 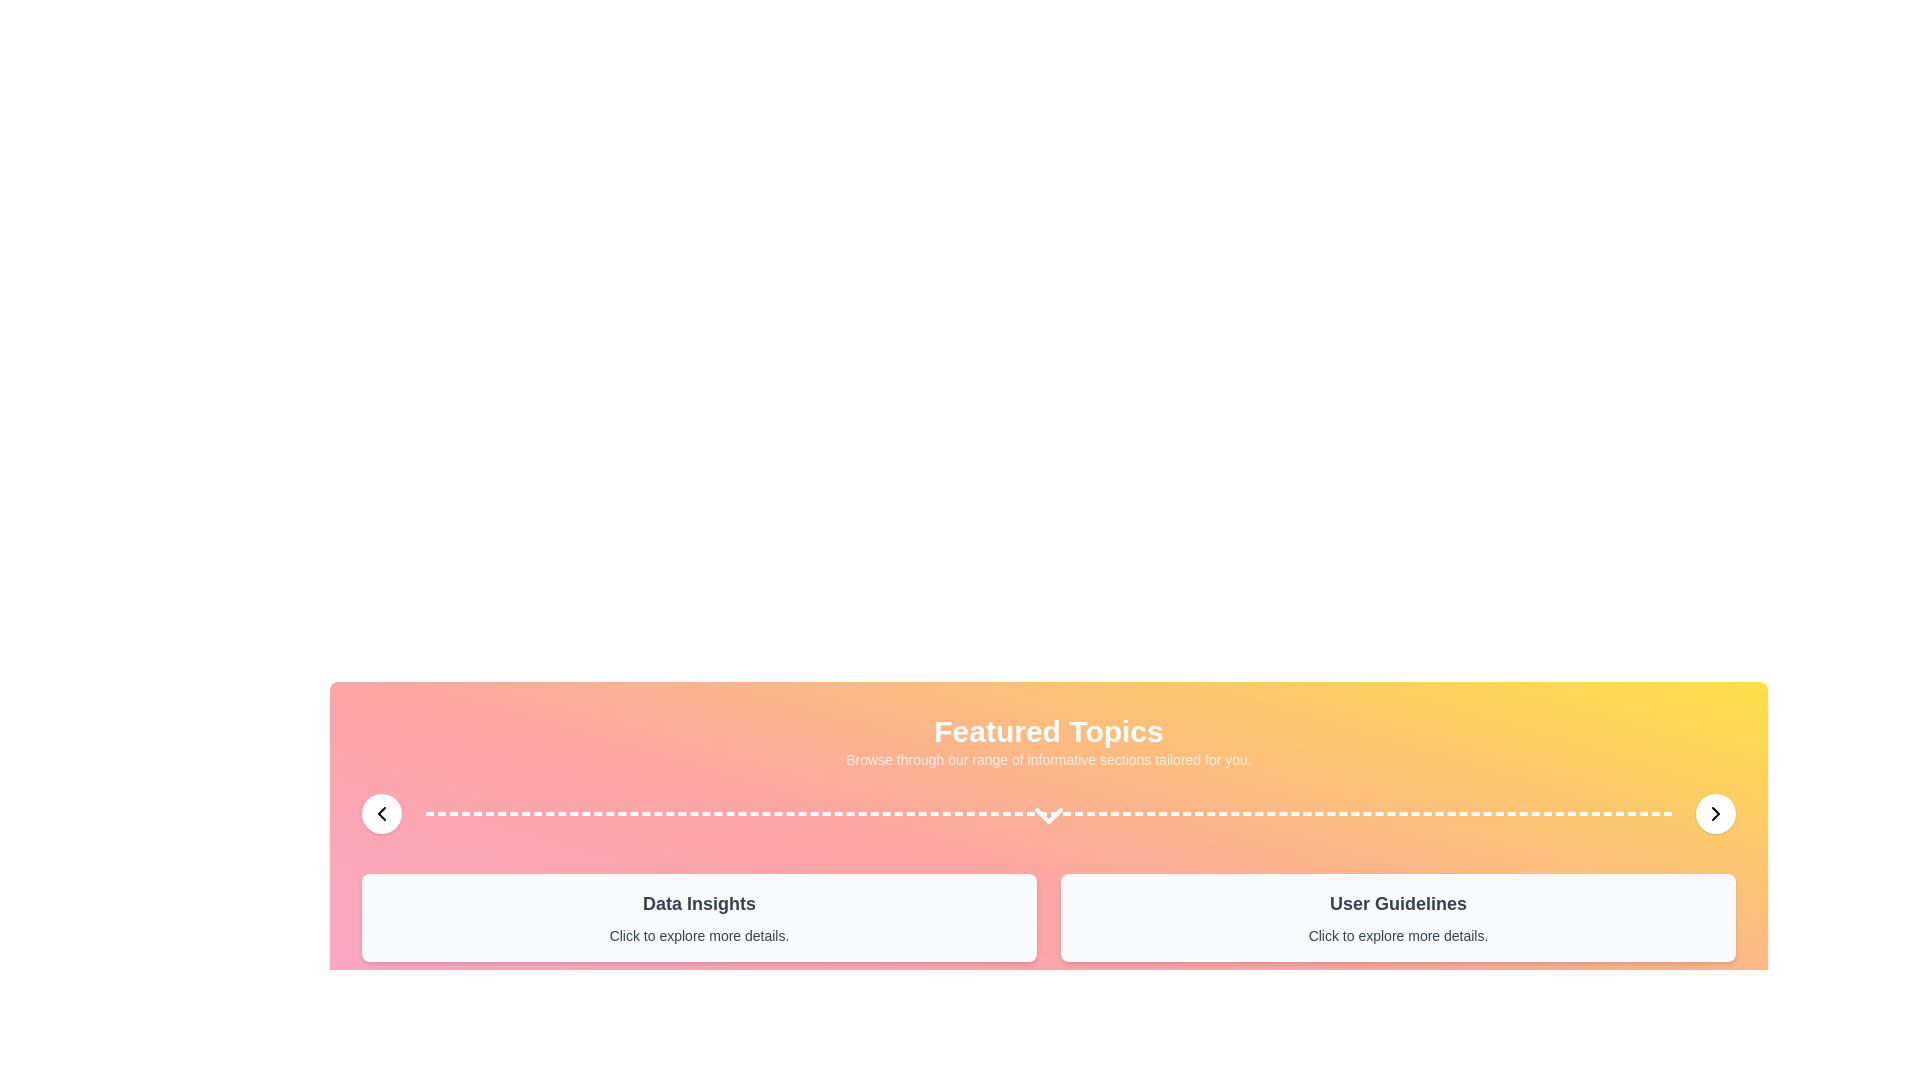 What do you see at coordinates (1397, 903) in the screenshot?
I see `the Text label that serves as the title or header for the card, located in the upper section of the card with a light background, positioned above another text line reading 'Click` at bounding box center [1397, 903].